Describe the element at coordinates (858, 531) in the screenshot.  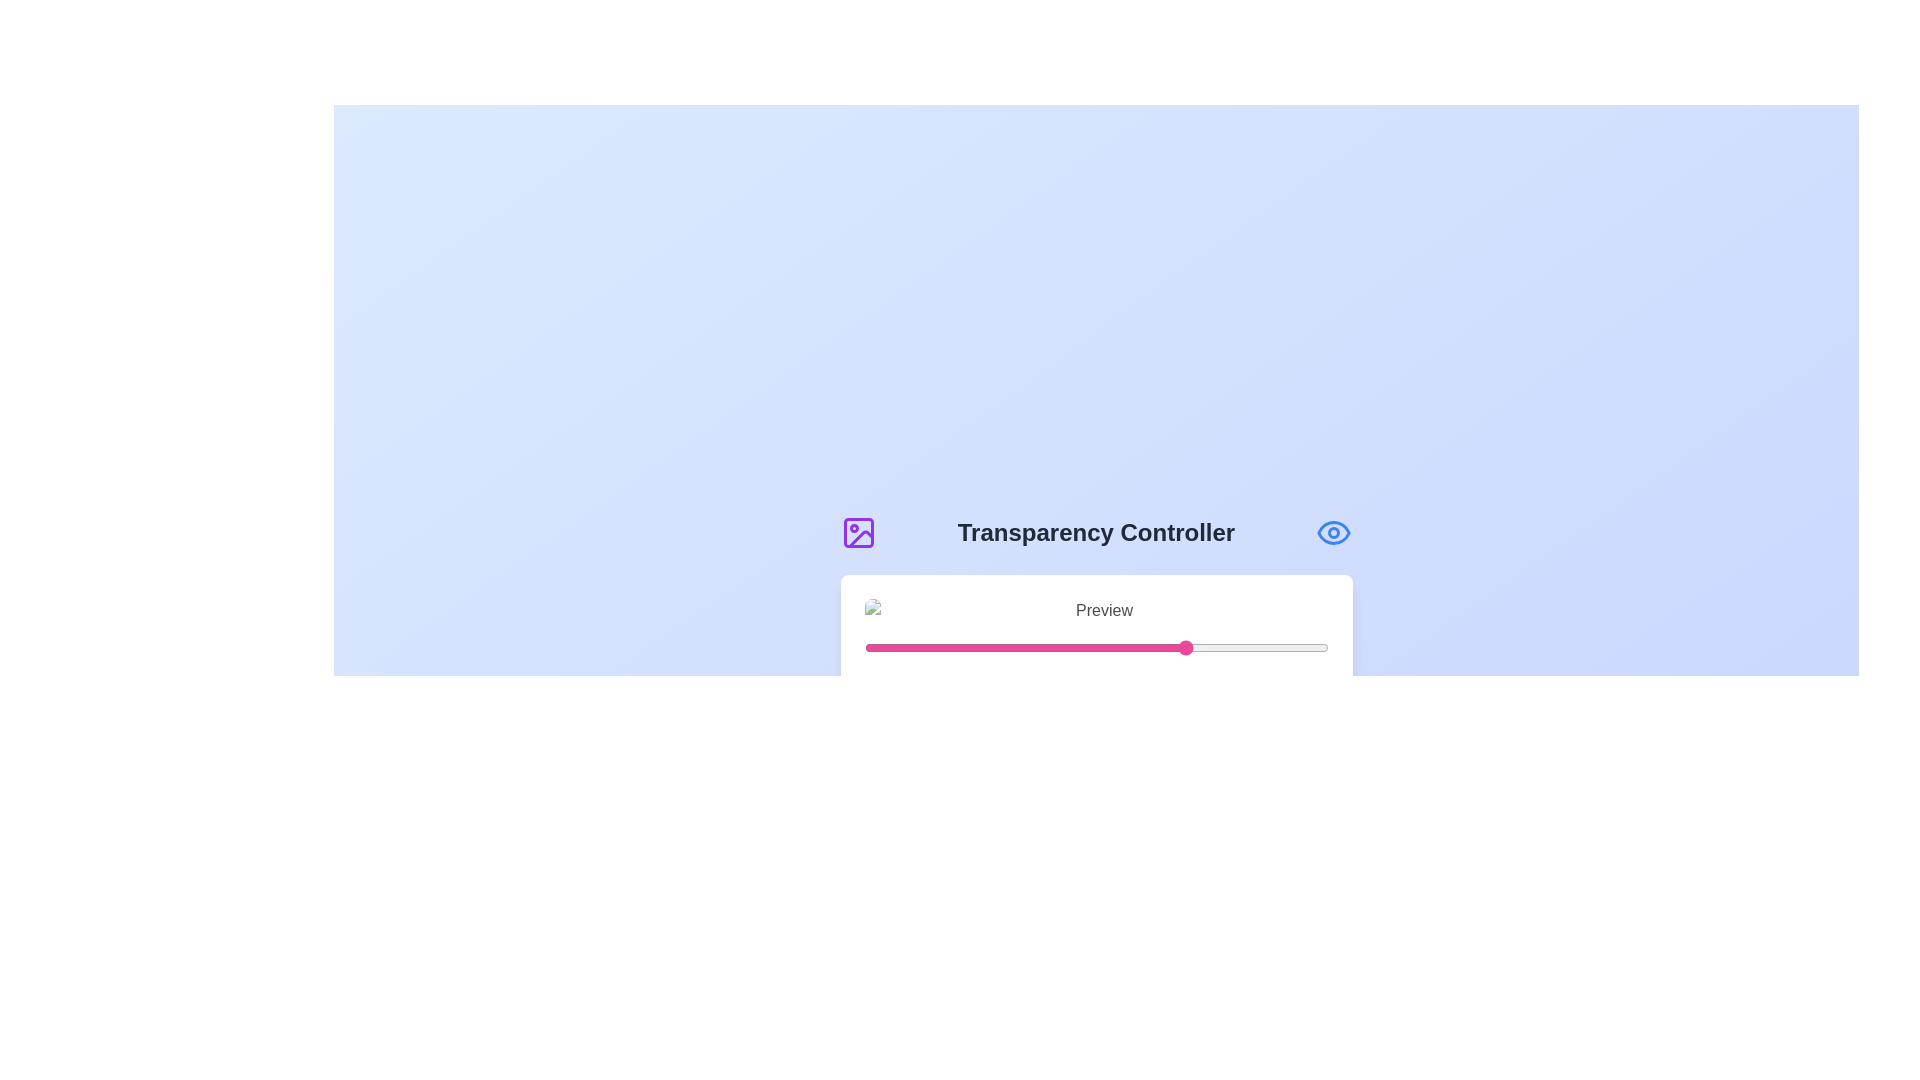
I see `the Image icon in the header` at that location.